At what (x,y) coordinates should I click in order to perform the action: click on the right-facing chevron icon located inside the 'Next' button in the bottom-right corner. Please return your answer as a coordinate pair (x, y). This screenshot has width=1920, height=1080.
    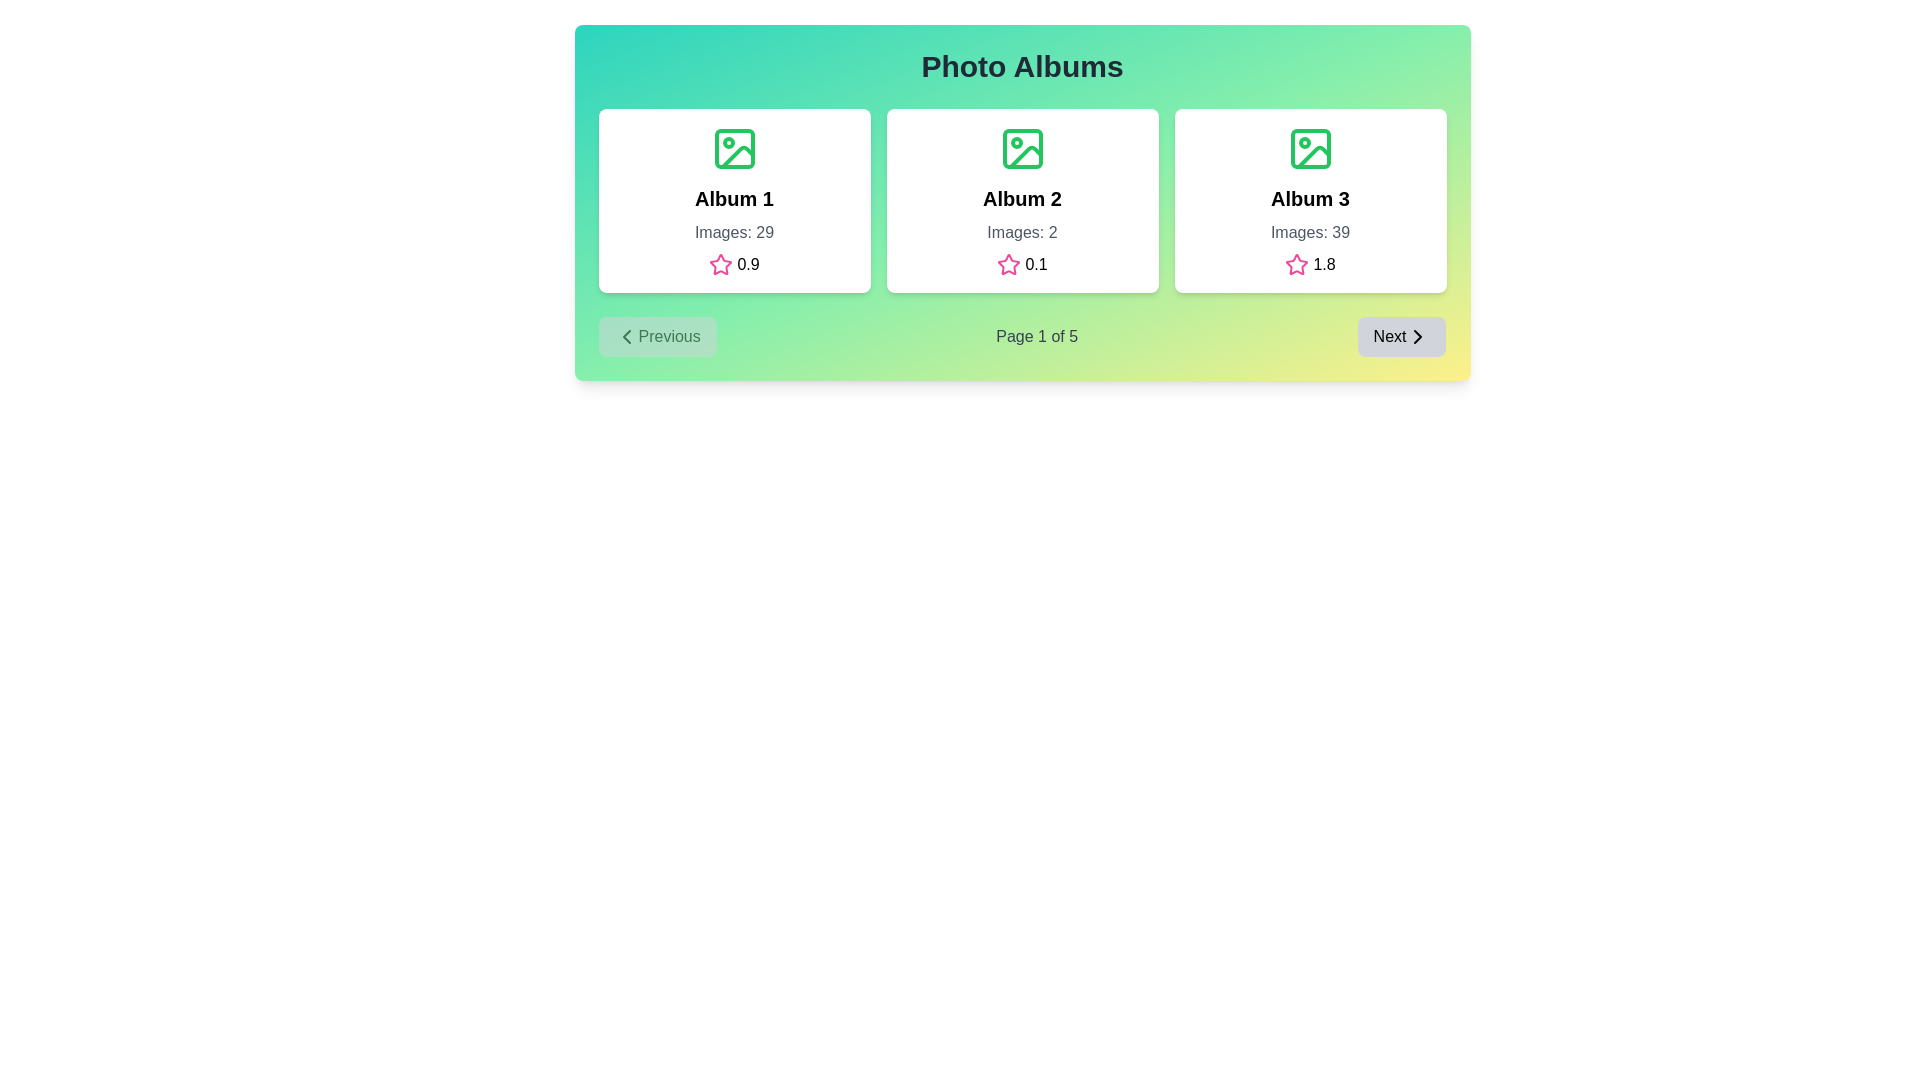
    Looking at the image, I should click on (1417, 335).